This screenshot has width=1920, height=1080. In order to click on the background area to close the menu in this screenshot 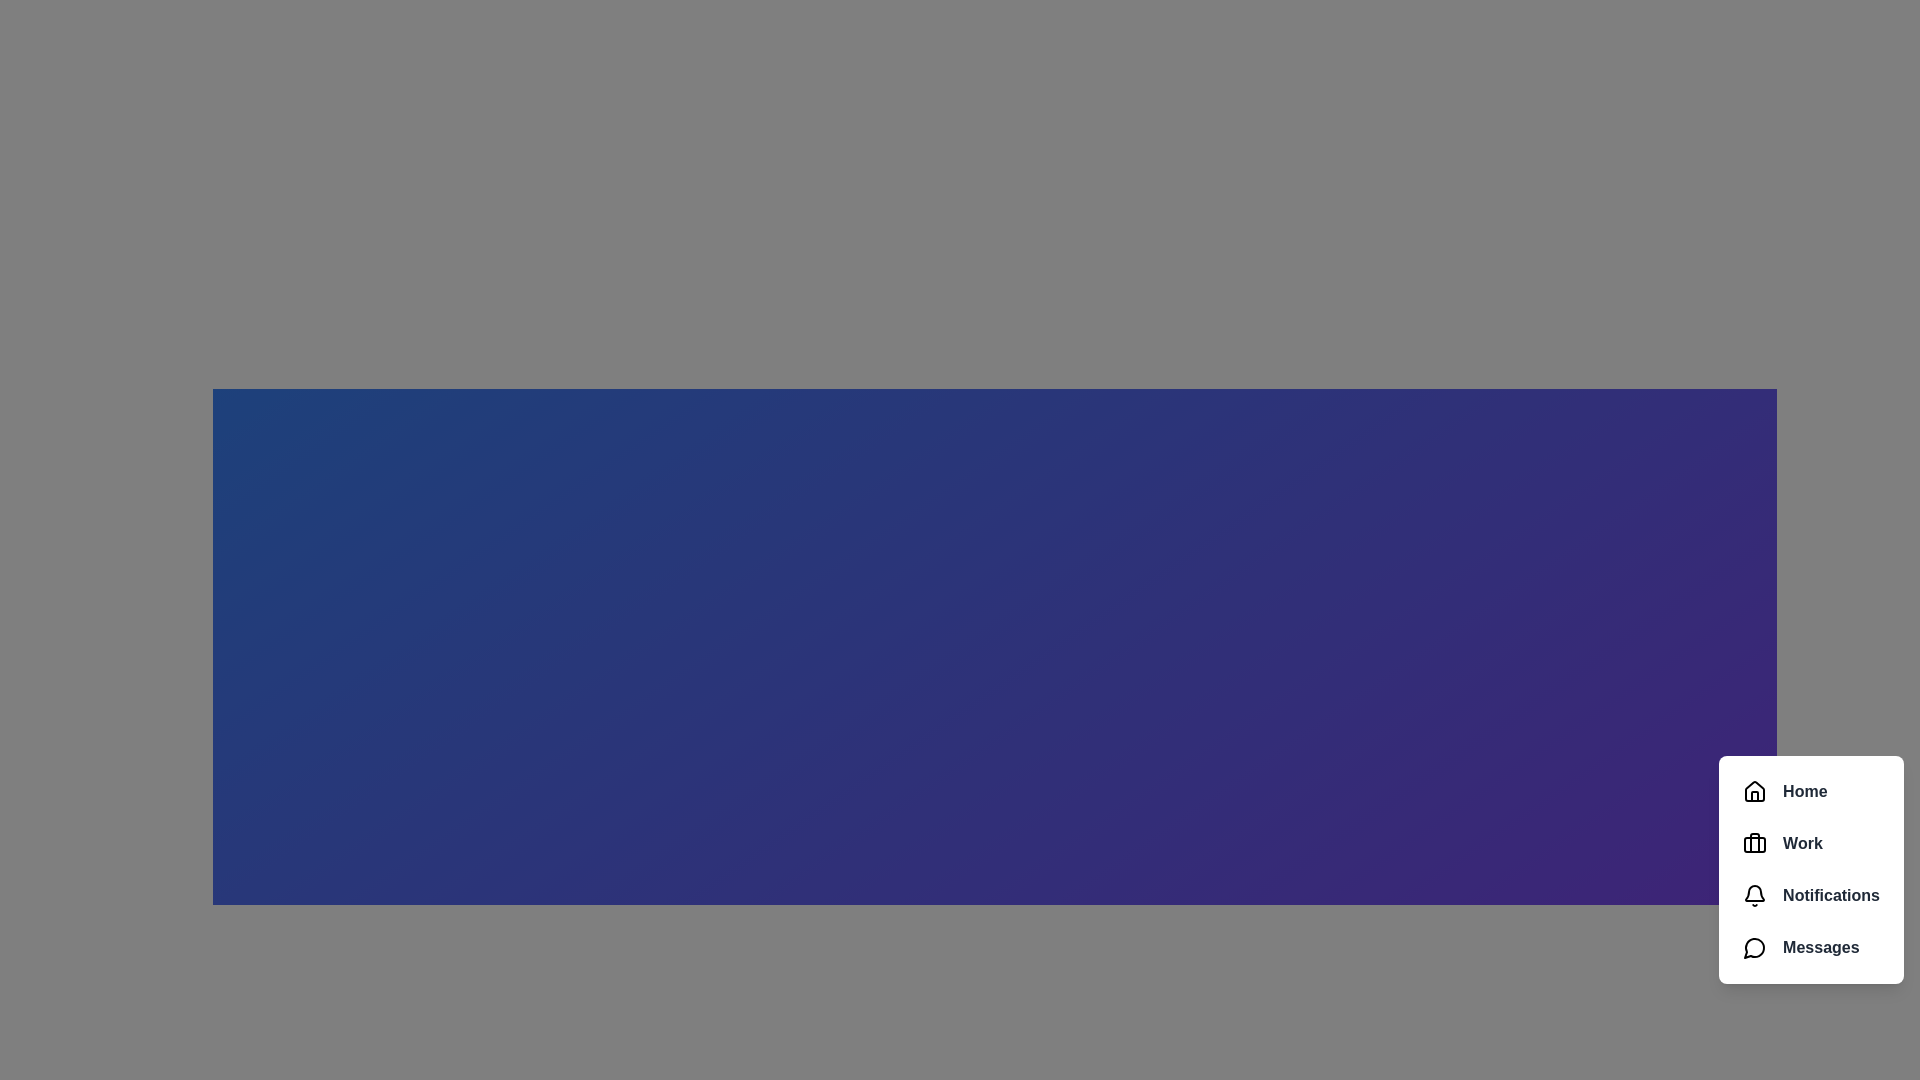, I will do `click(960, 540)`.